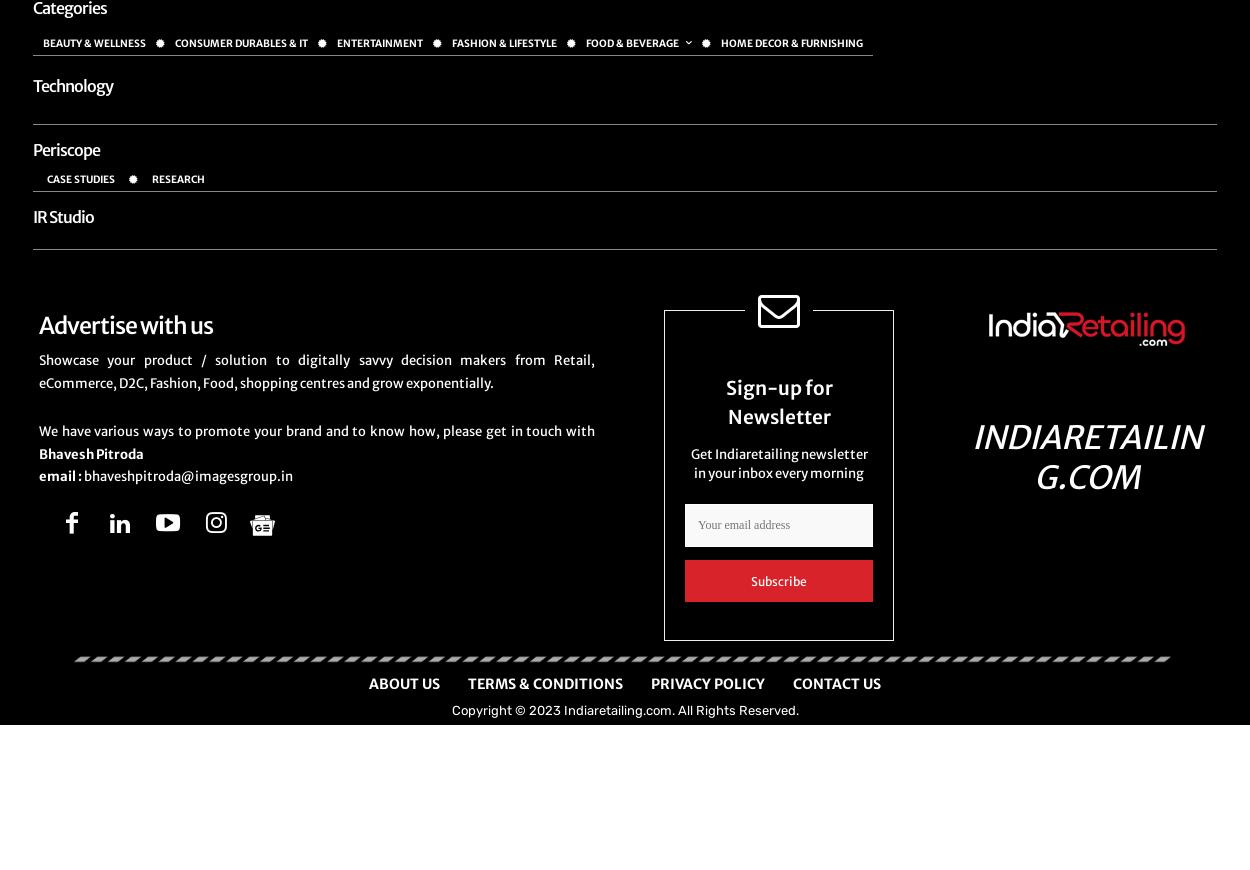 This screenshot has height=870, width=1250. What do you see at coordinates (86, 110) in the screenshot?
I see `'No menu items!'` at bounding box center [86, 110].